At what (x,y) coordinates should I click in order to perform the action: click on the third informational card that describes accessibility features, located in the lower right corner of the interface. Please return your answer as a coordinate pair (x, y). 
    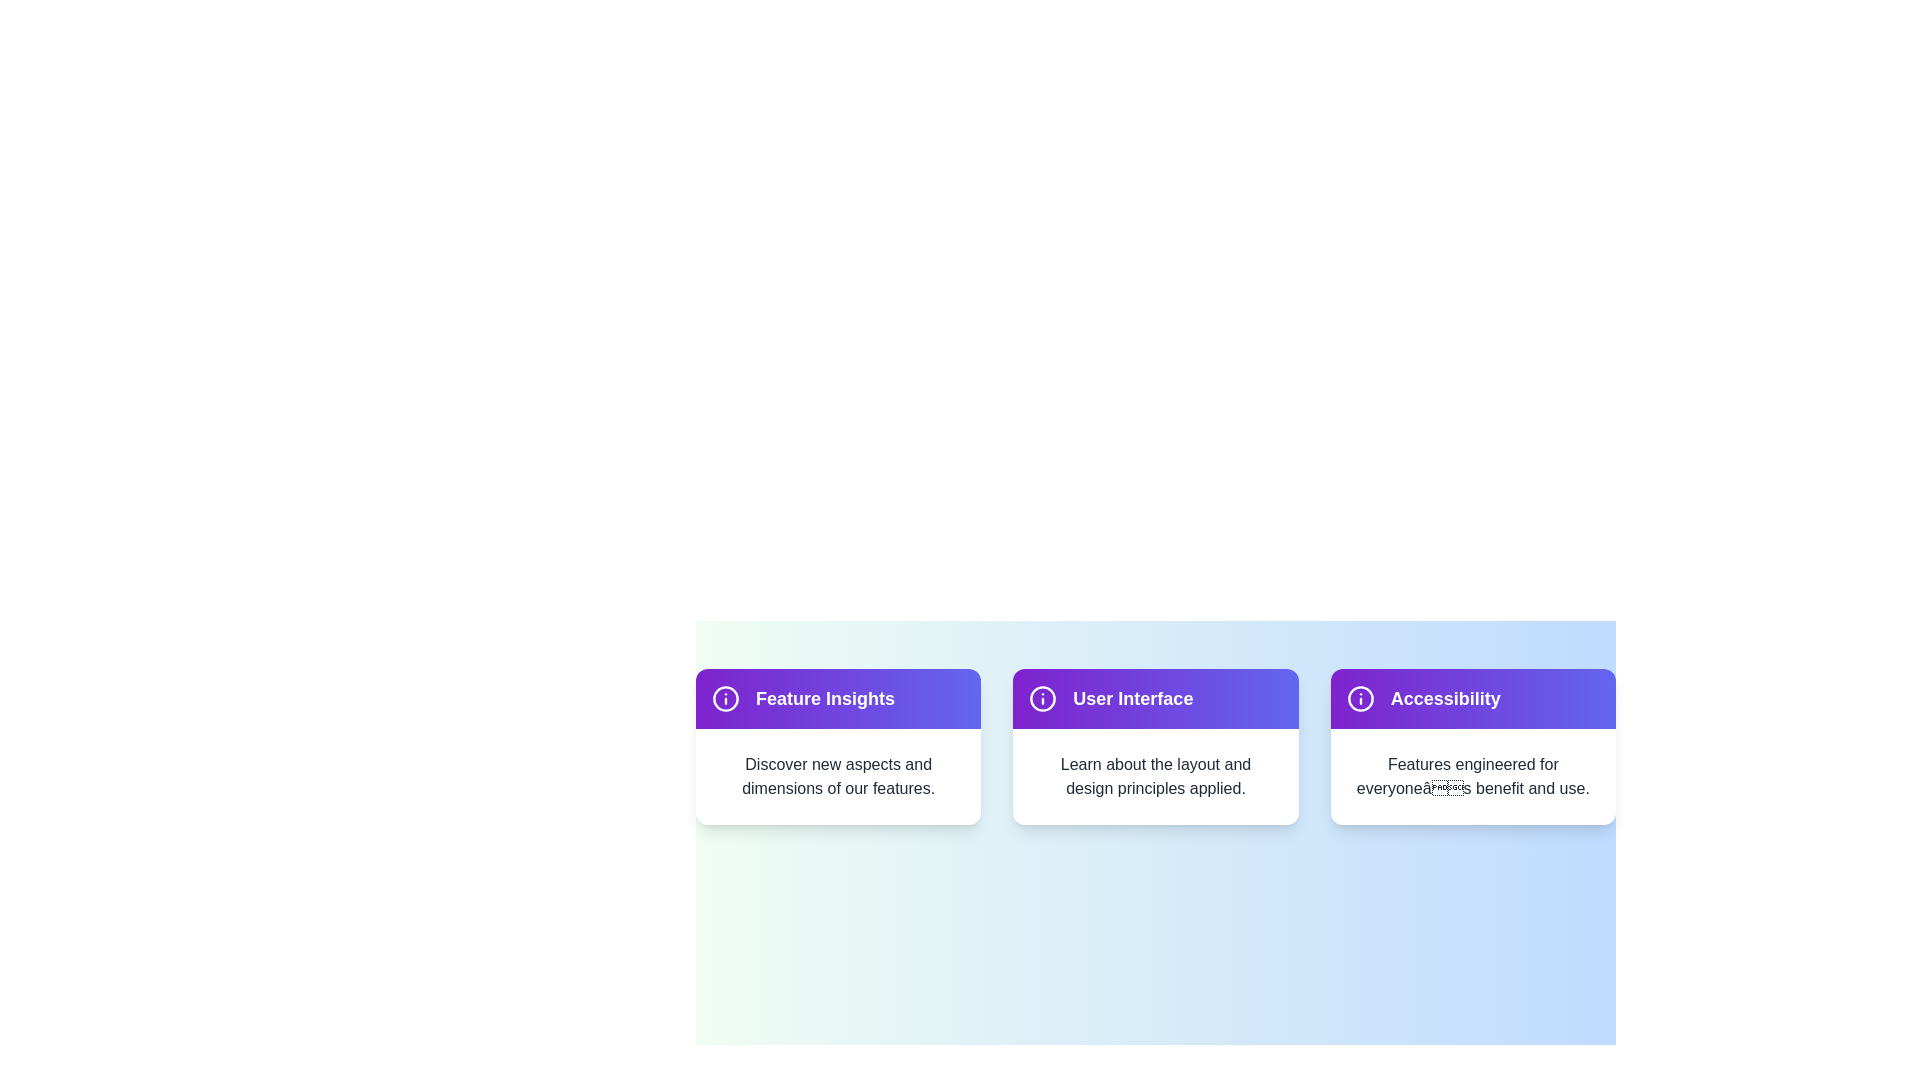
    Looking at the image, I should click on (1473, 747).